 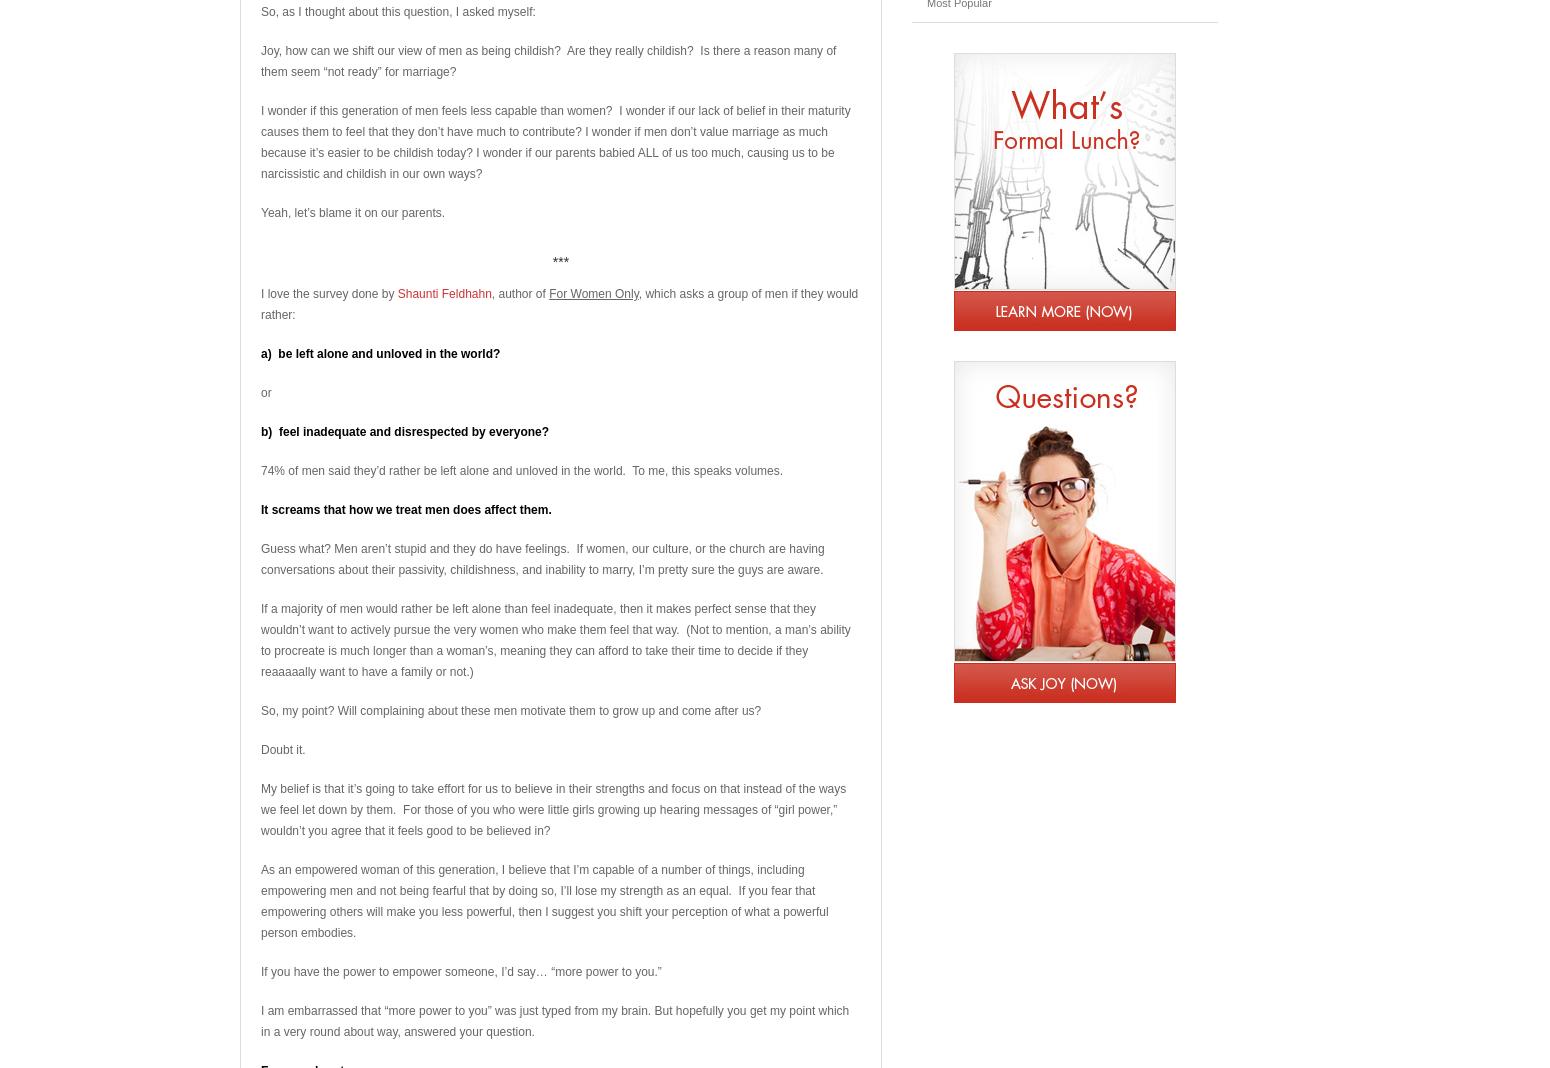 I want to click on 'b)  feel inadequate and disrespected by everyone?', so click(x=405, y=432).